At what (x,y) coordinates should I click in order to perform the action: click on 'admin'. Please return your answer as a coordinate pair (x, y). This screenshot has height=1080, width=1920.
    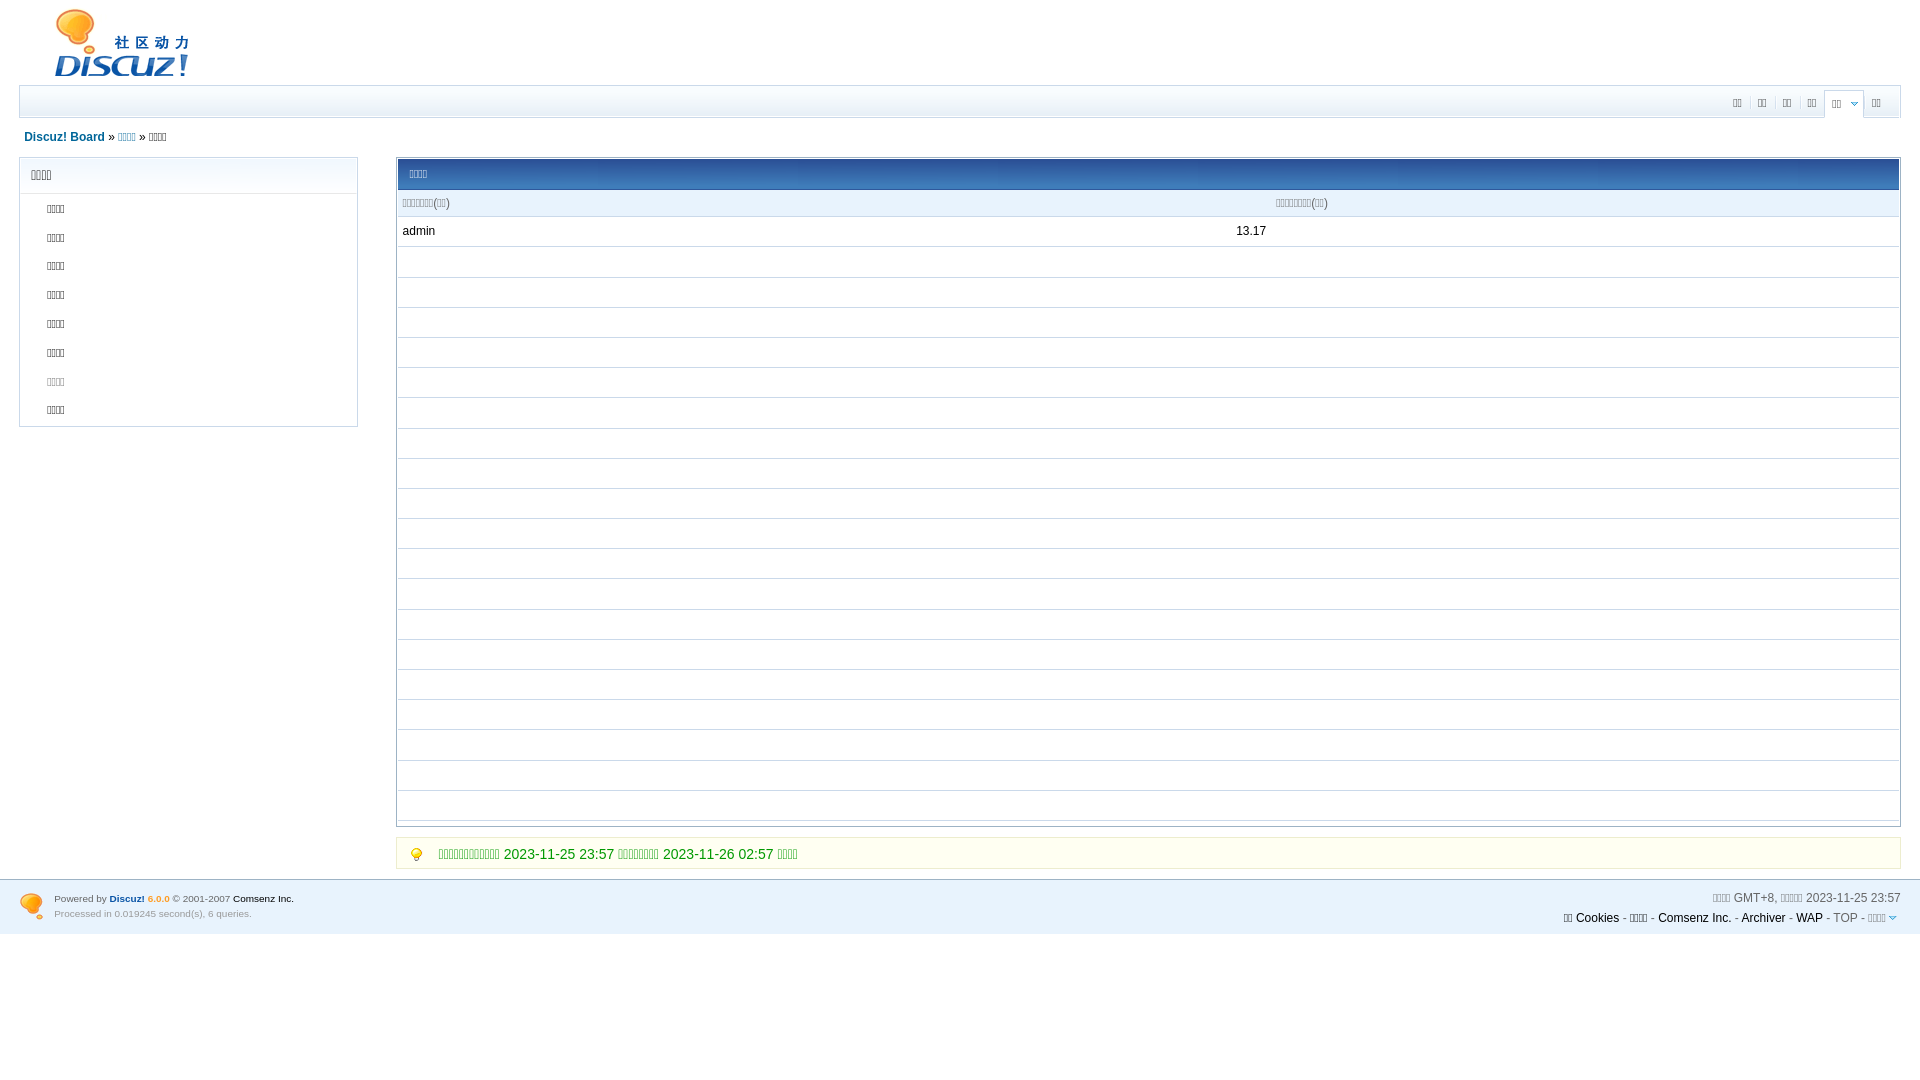
    Looking at the image, I should click on (418, 230).